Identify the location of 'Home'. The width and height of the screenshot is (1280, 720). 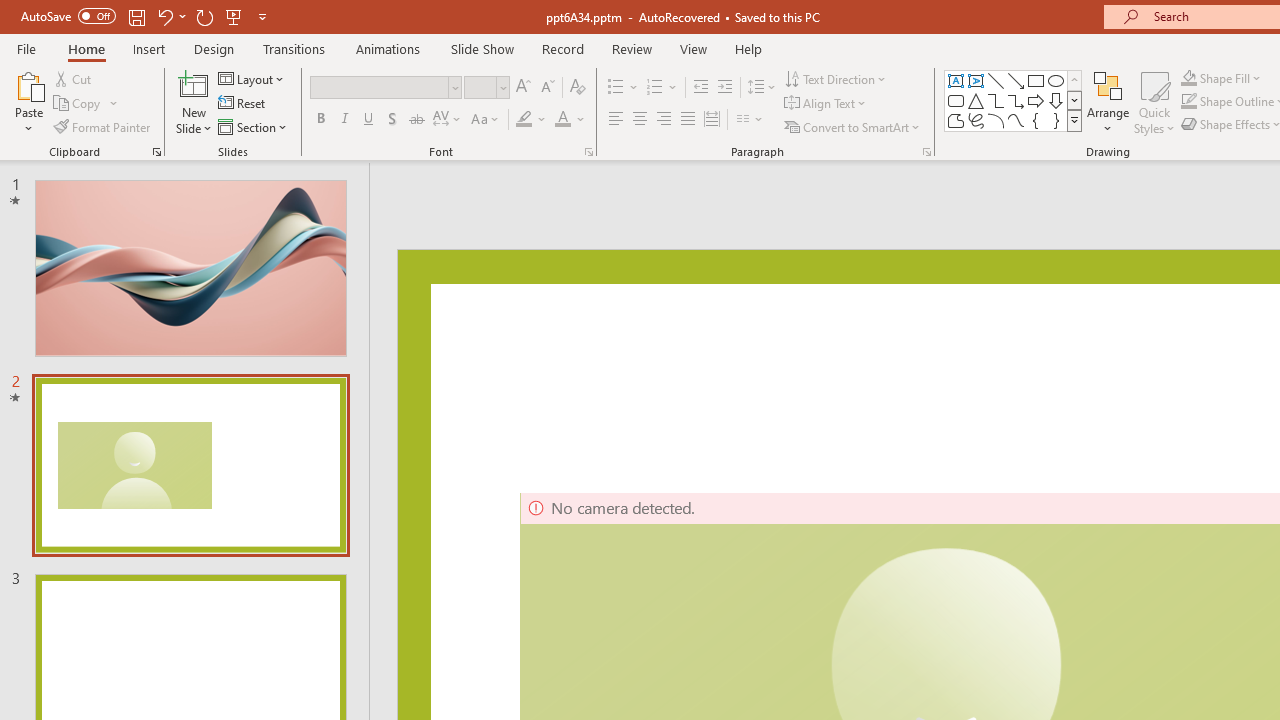
(85, 48).